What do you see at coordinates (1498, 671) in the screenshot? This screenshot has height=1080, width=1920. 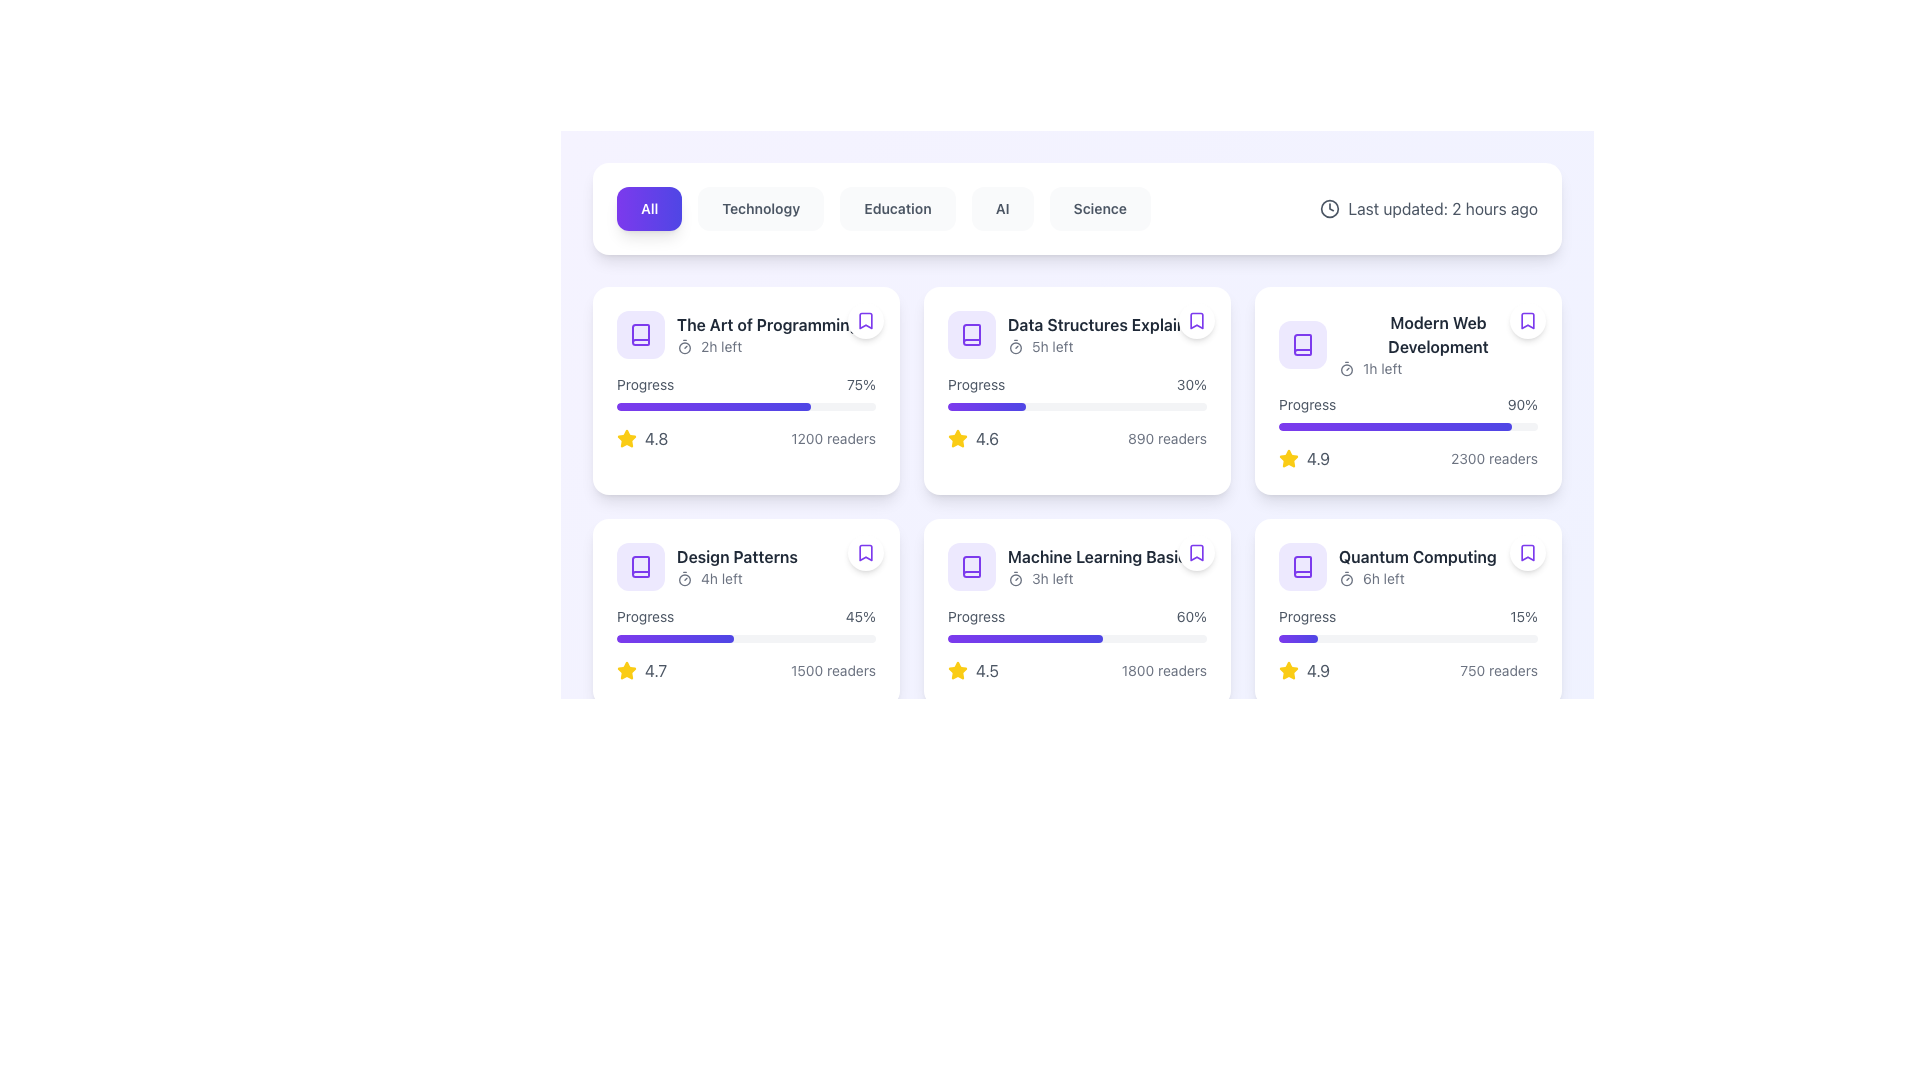 I see `the text label located at the bottom right of the 'Quantum Computing' card, which provides information about the number of readers associated with the entity` at bounding box center [1498, 671].